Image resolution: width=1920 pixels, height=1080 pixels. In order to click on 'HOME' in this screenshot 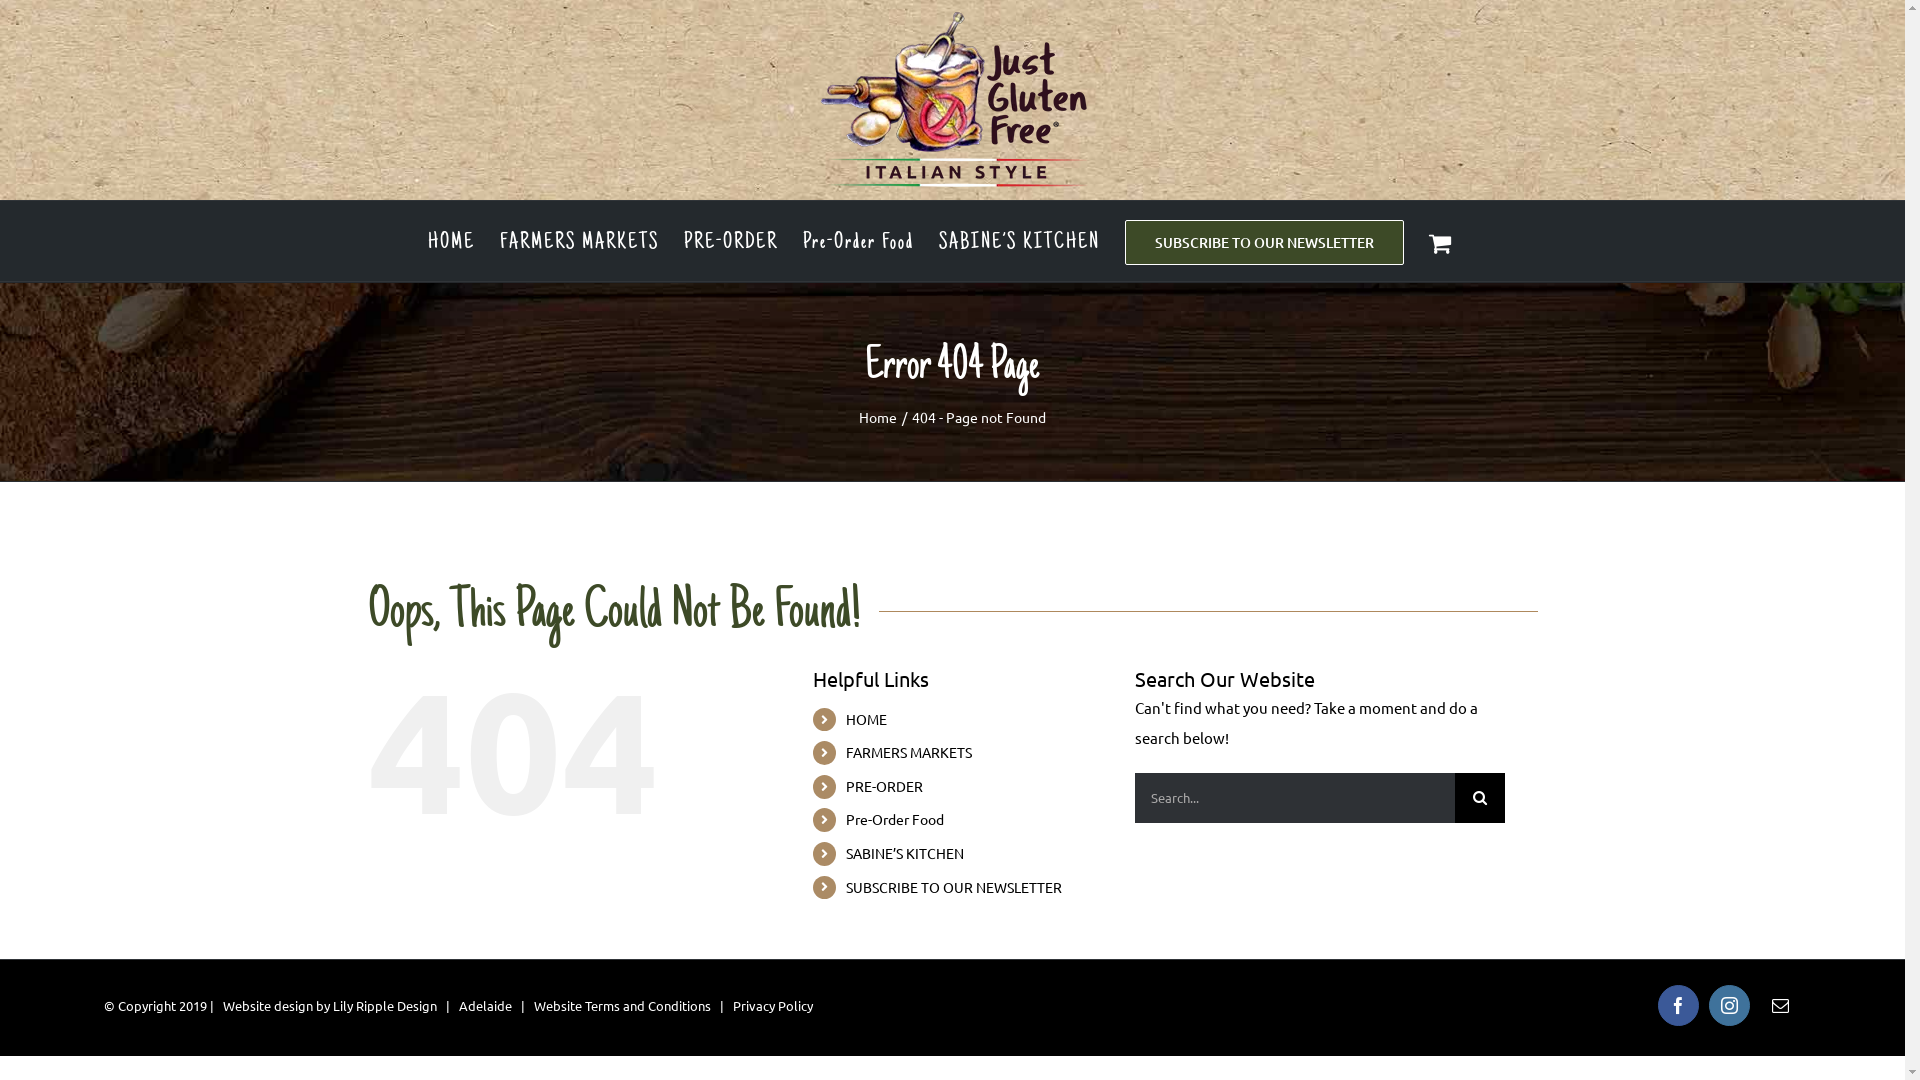, I will do `click(866, 717)`.